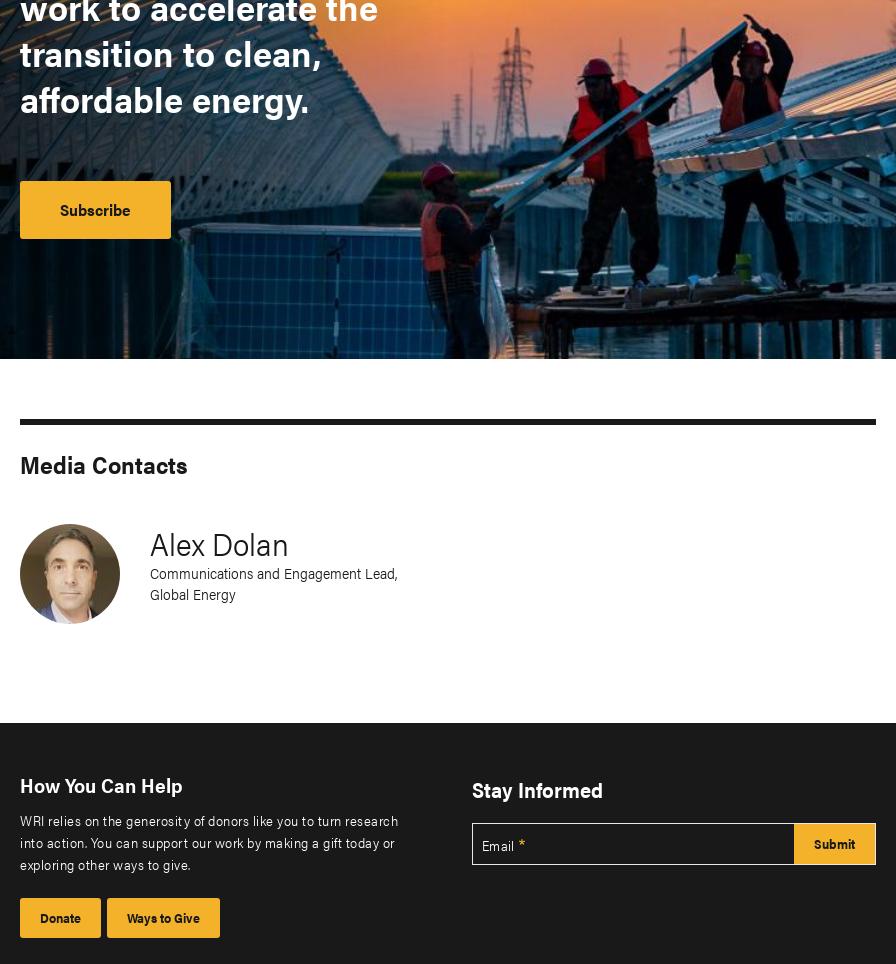  What do you see at coordinates (209, 840) in the screenshot?
I see `'WRI relies on the generosity of donors like you to turn research into action. You can support our work by making a gift today or exploring other ways to give.'` at bounding box center [209, 840].